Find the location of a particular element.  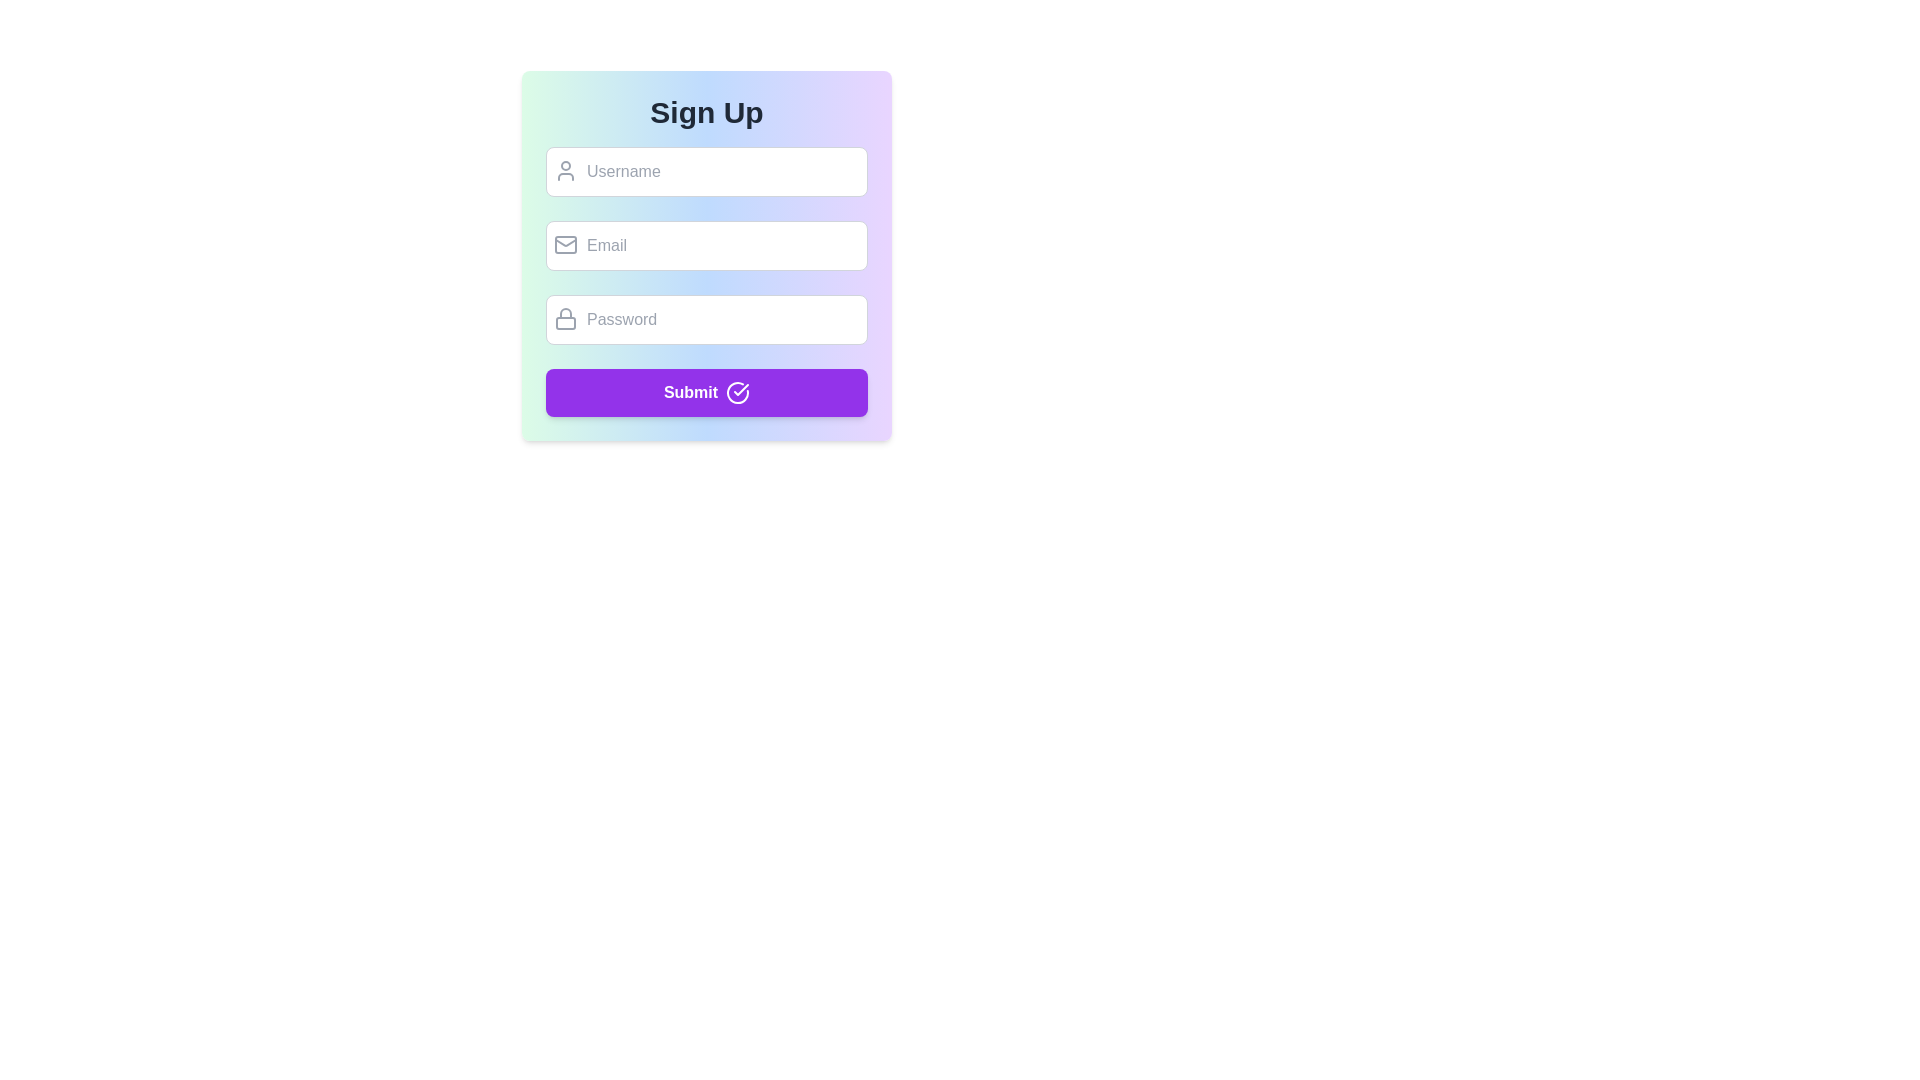

the user silhouette icon located within the username input field, positioned towards the left side adjacent to the placeholder text 'Username' is located at coordinates (565, 169).